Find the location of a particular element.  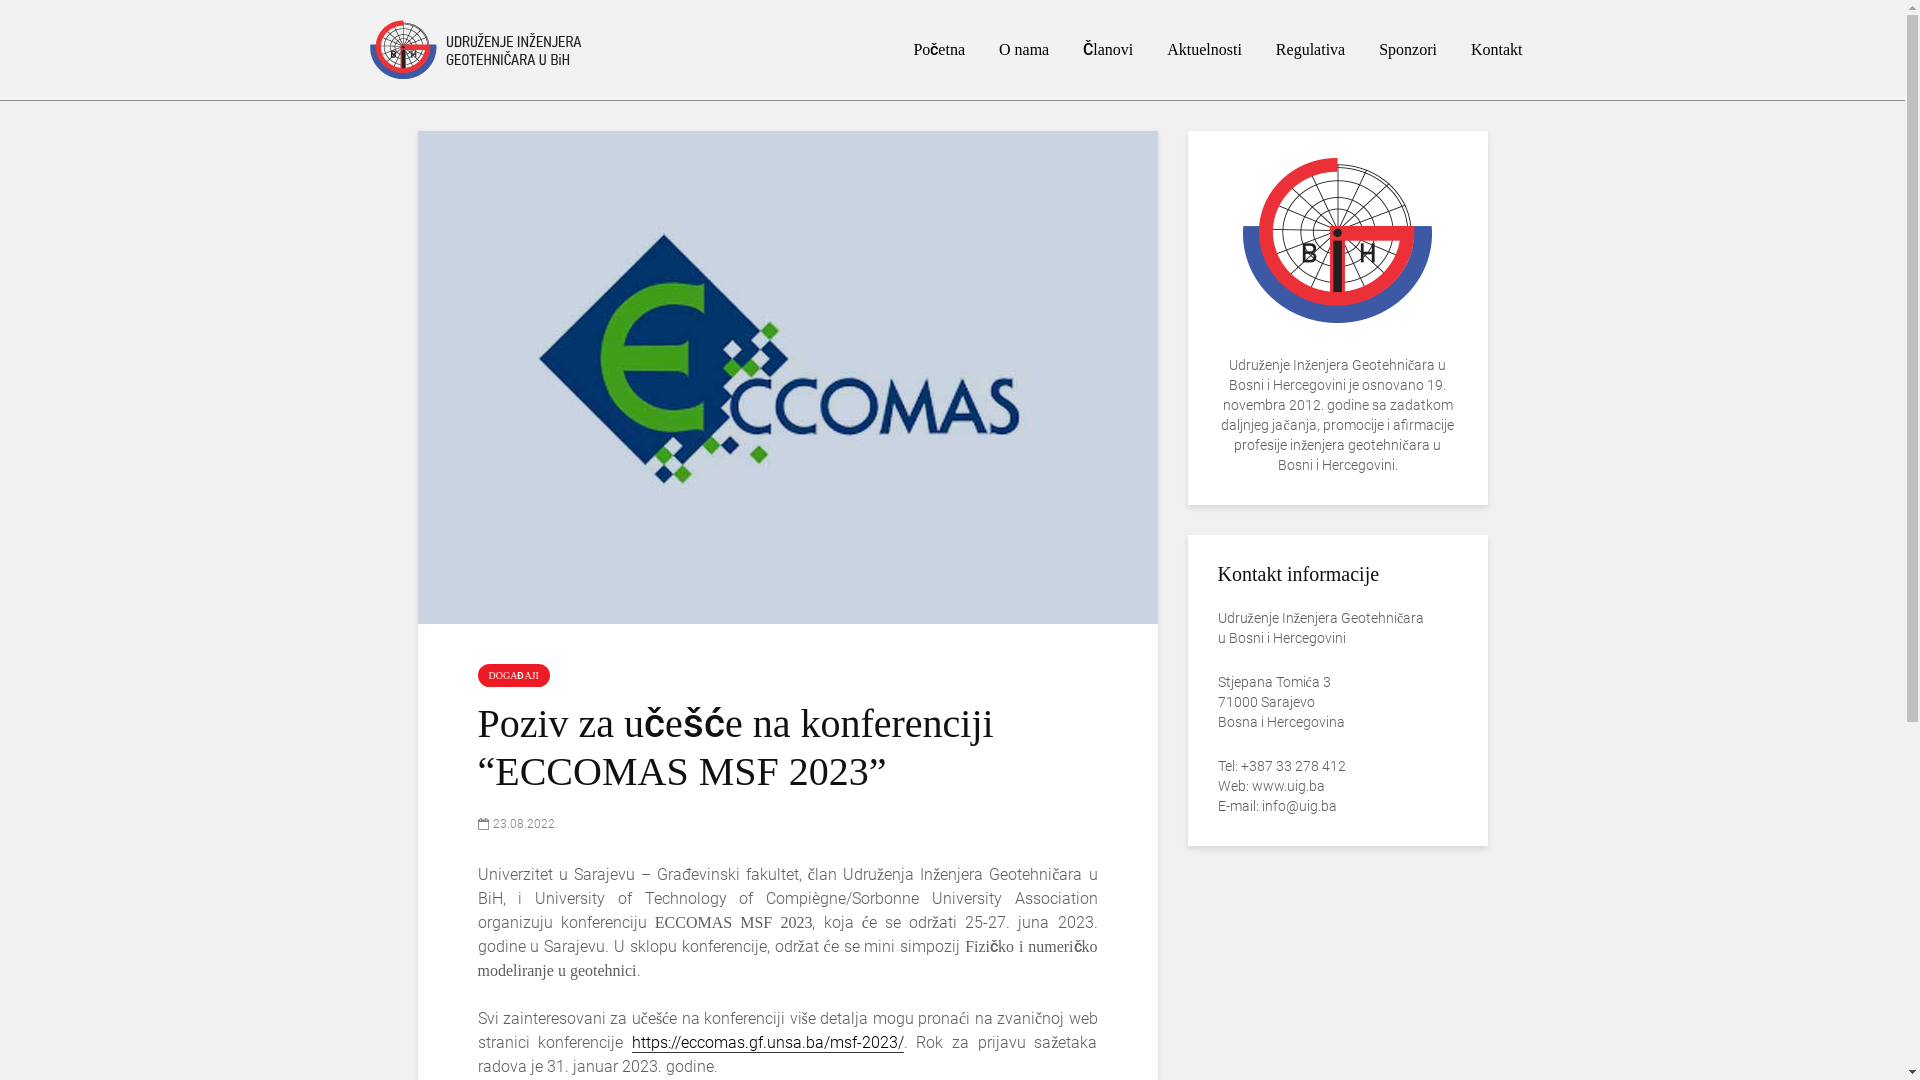

'O nama' is located at coordinates (1023, 49).